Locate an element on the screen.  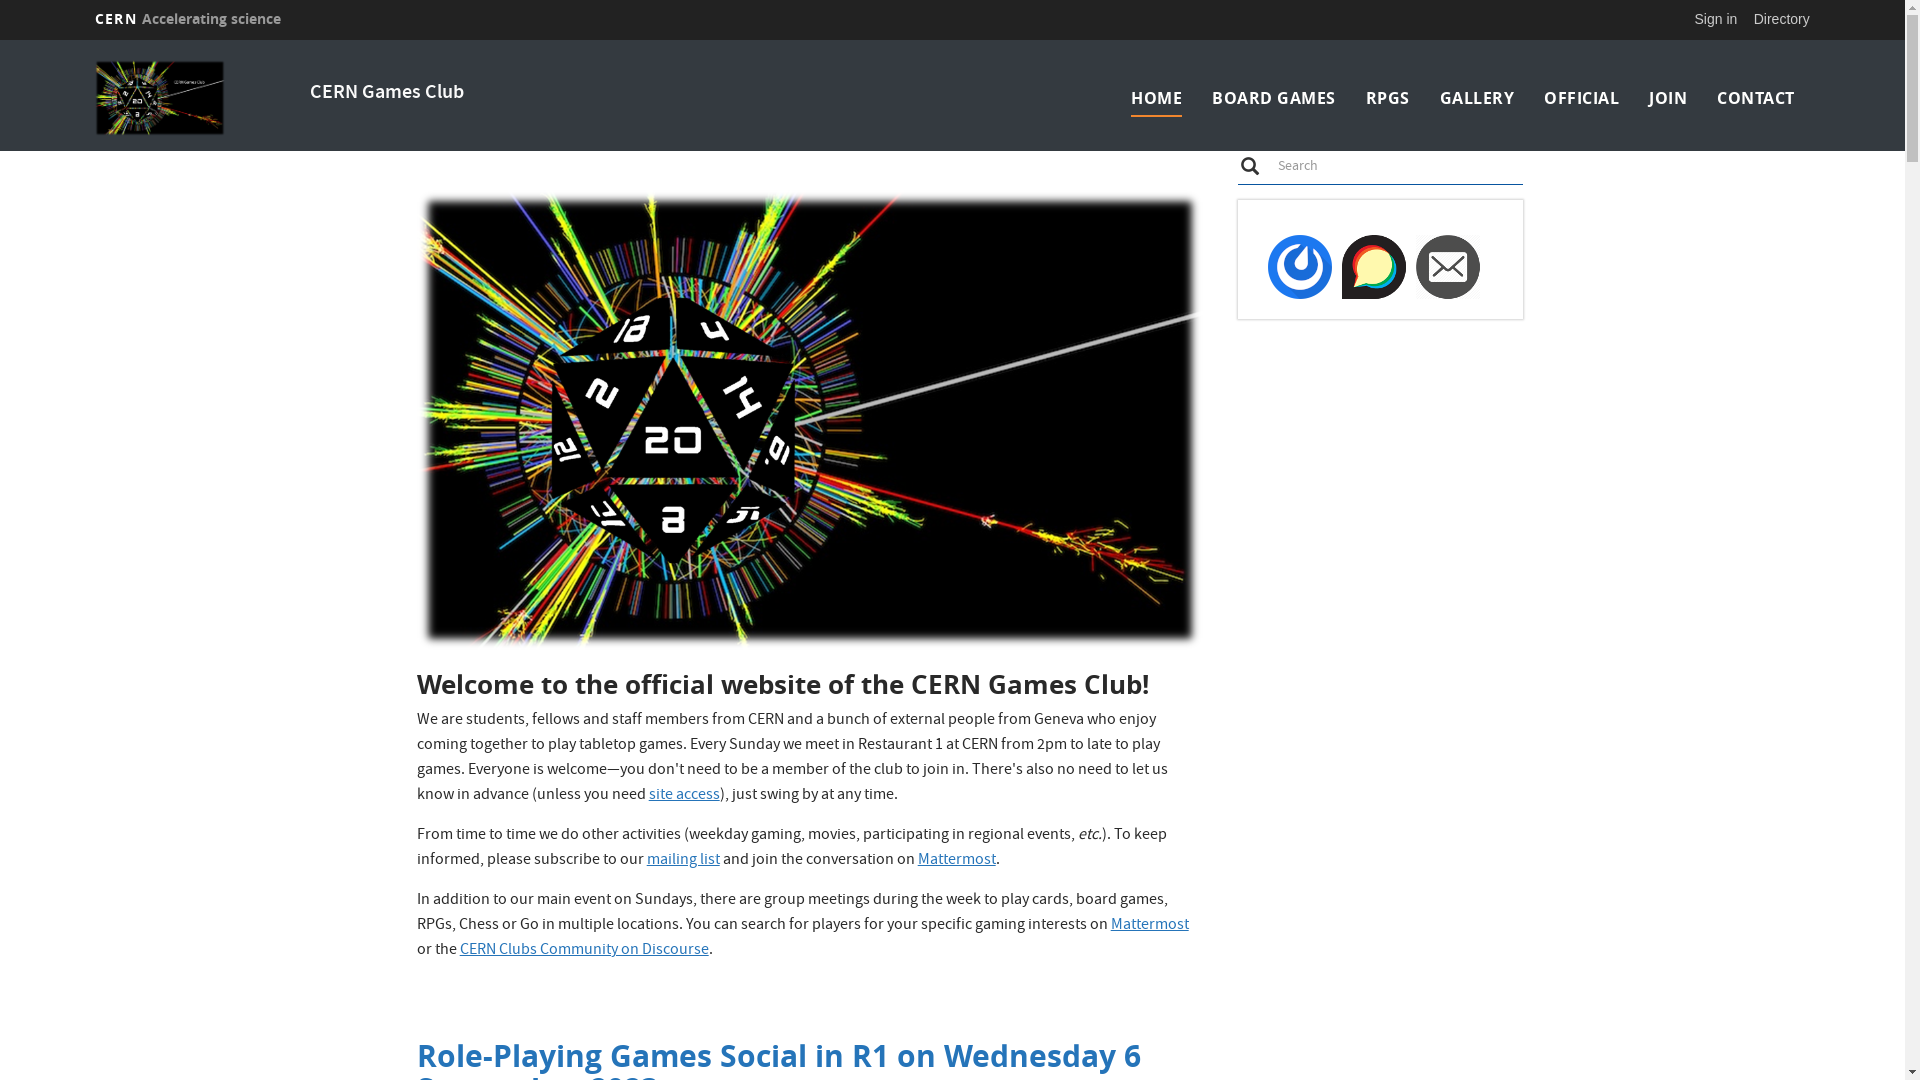
'CERN Clubs Community on Discourse' is located at coordinates (583, 950).